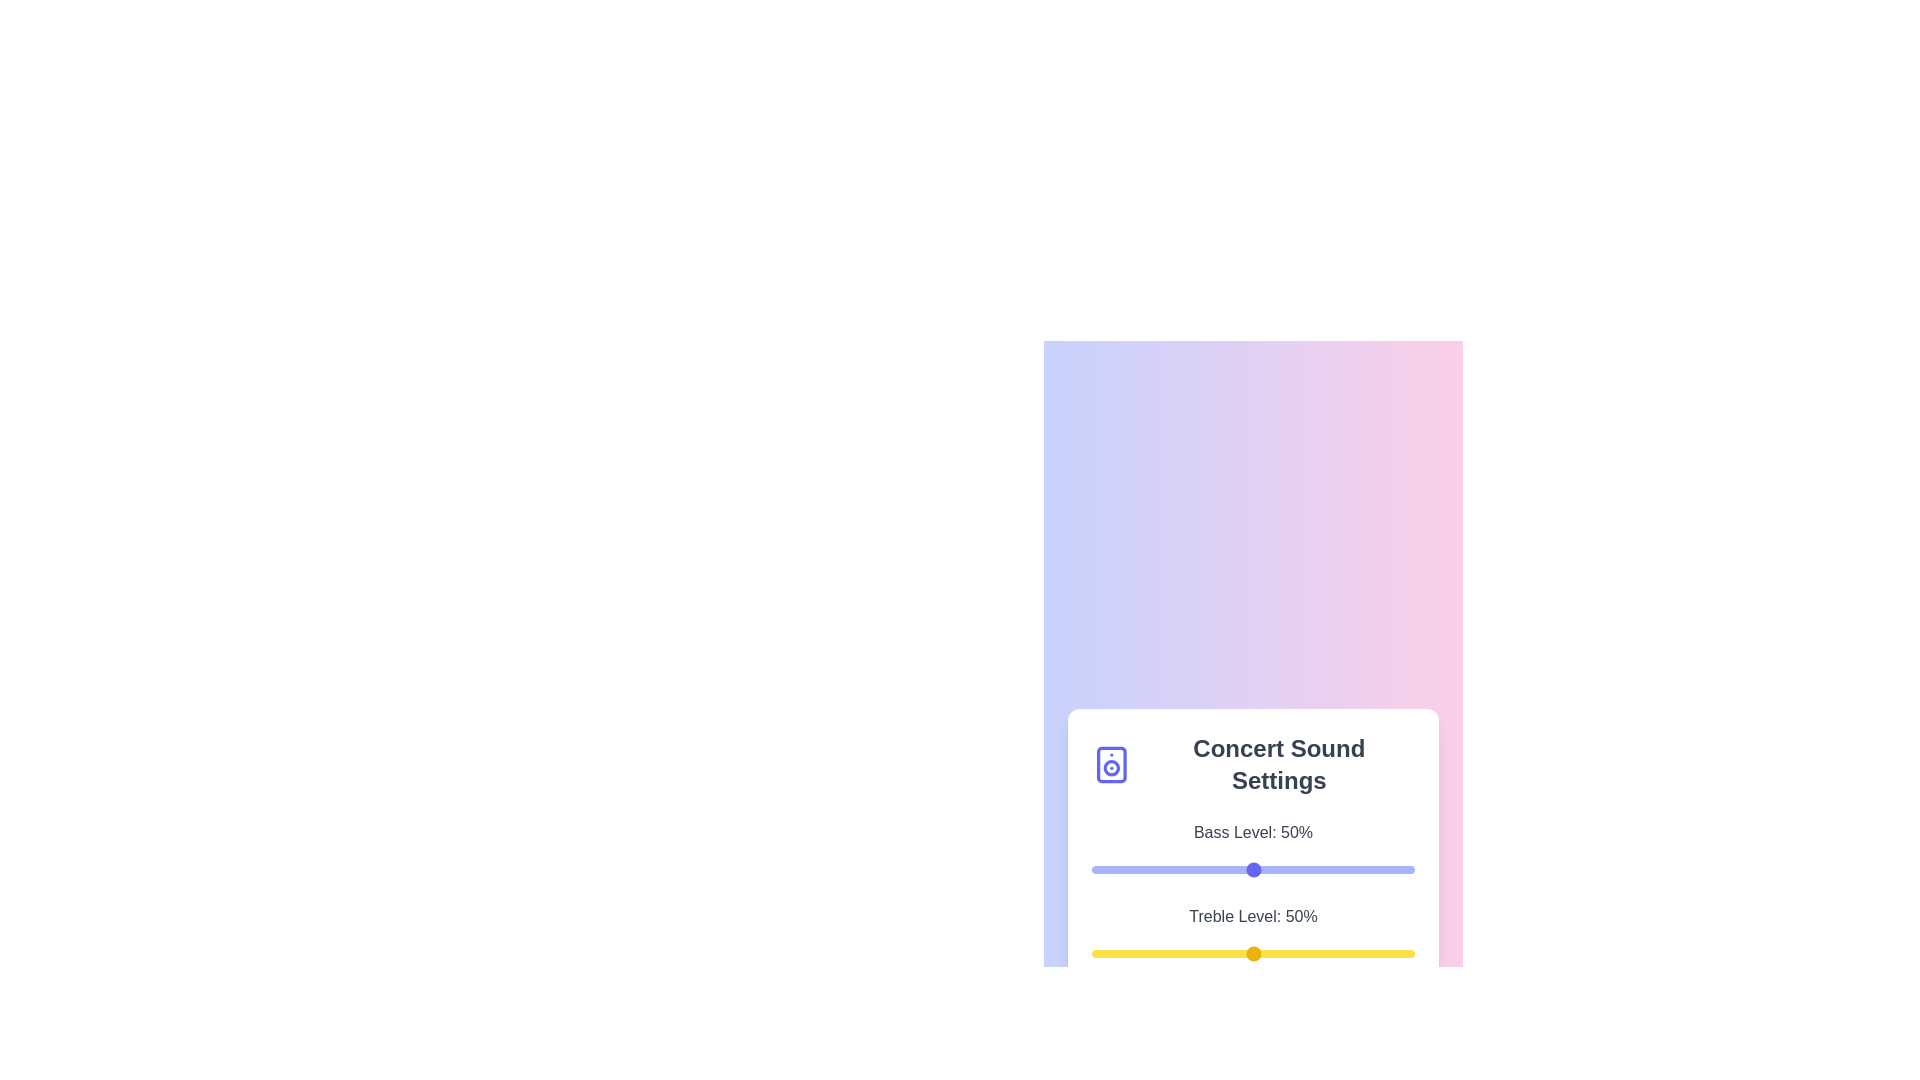  I want to click on the bass level slider to 17%, so click(1146, 869).